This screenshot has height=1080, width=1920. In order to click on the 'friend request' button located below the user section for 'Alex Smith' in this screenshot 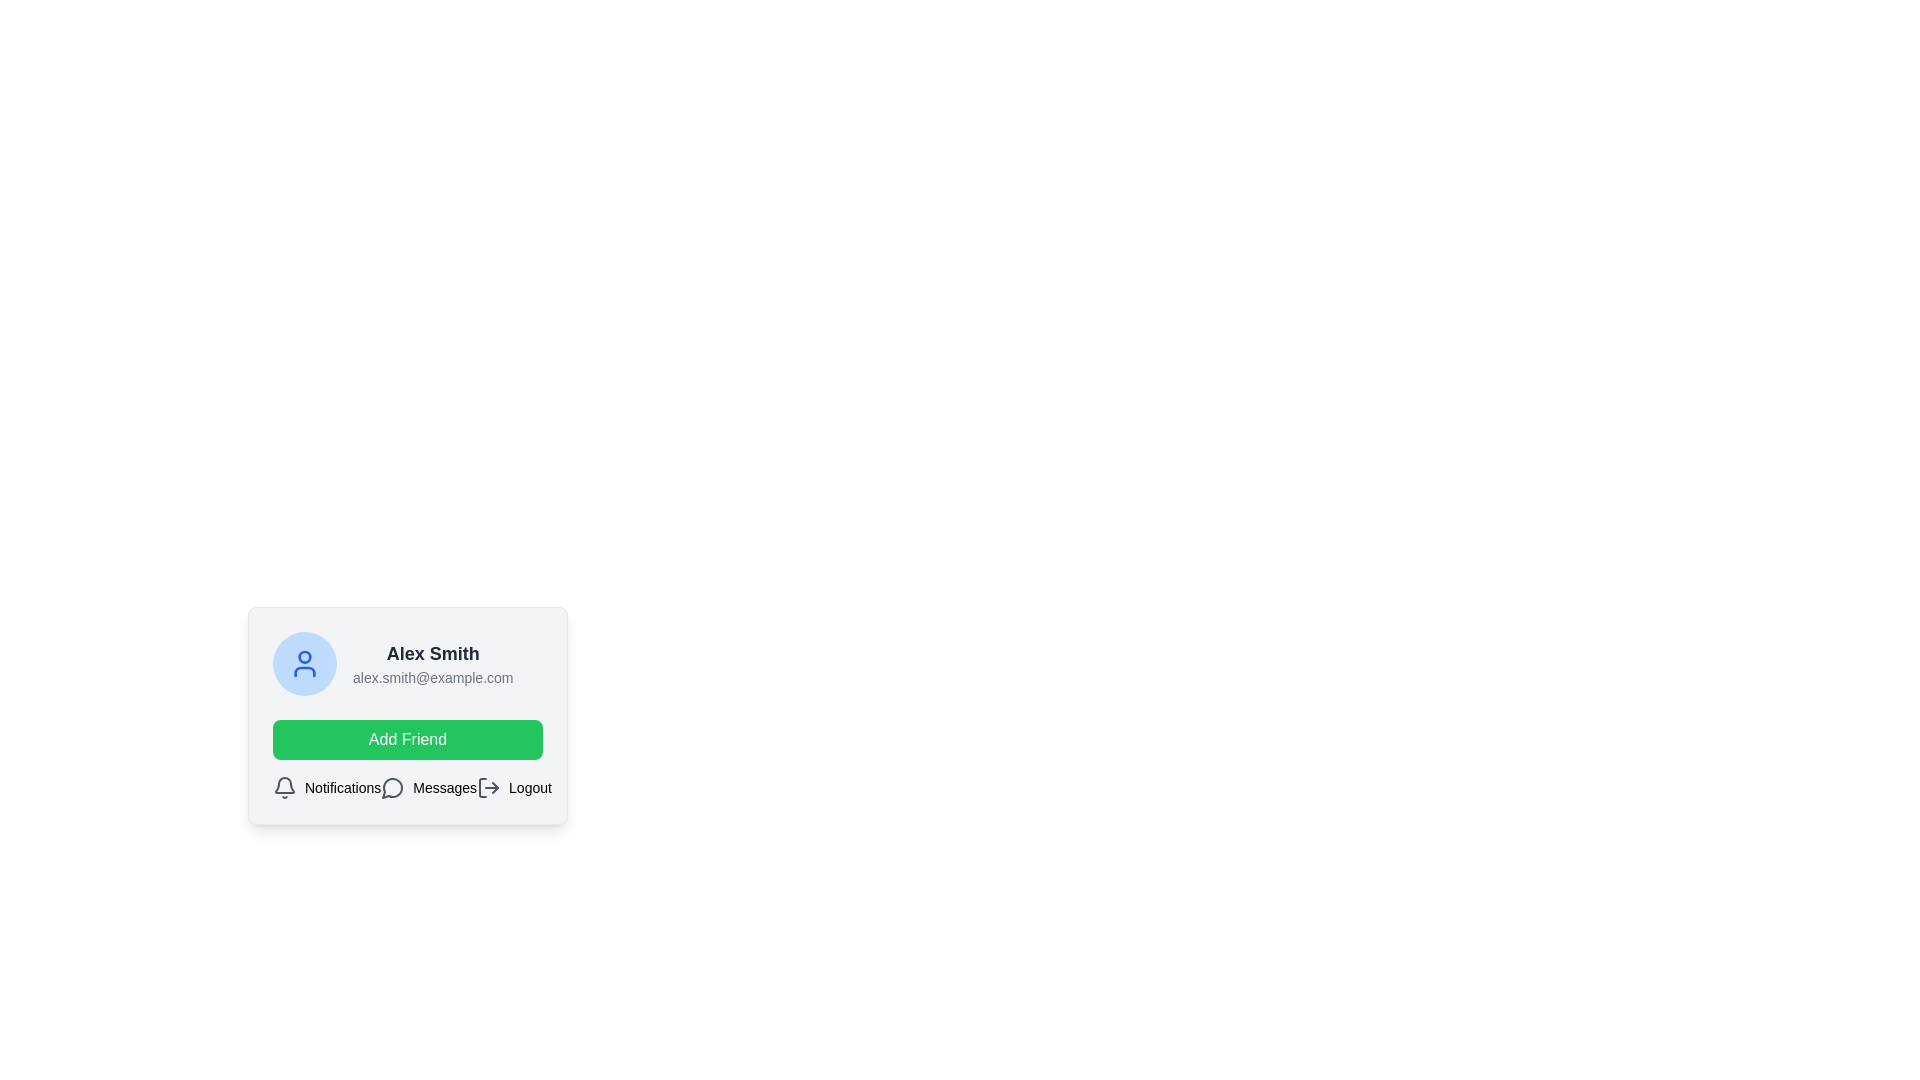, I will do `click(407, 759)`.